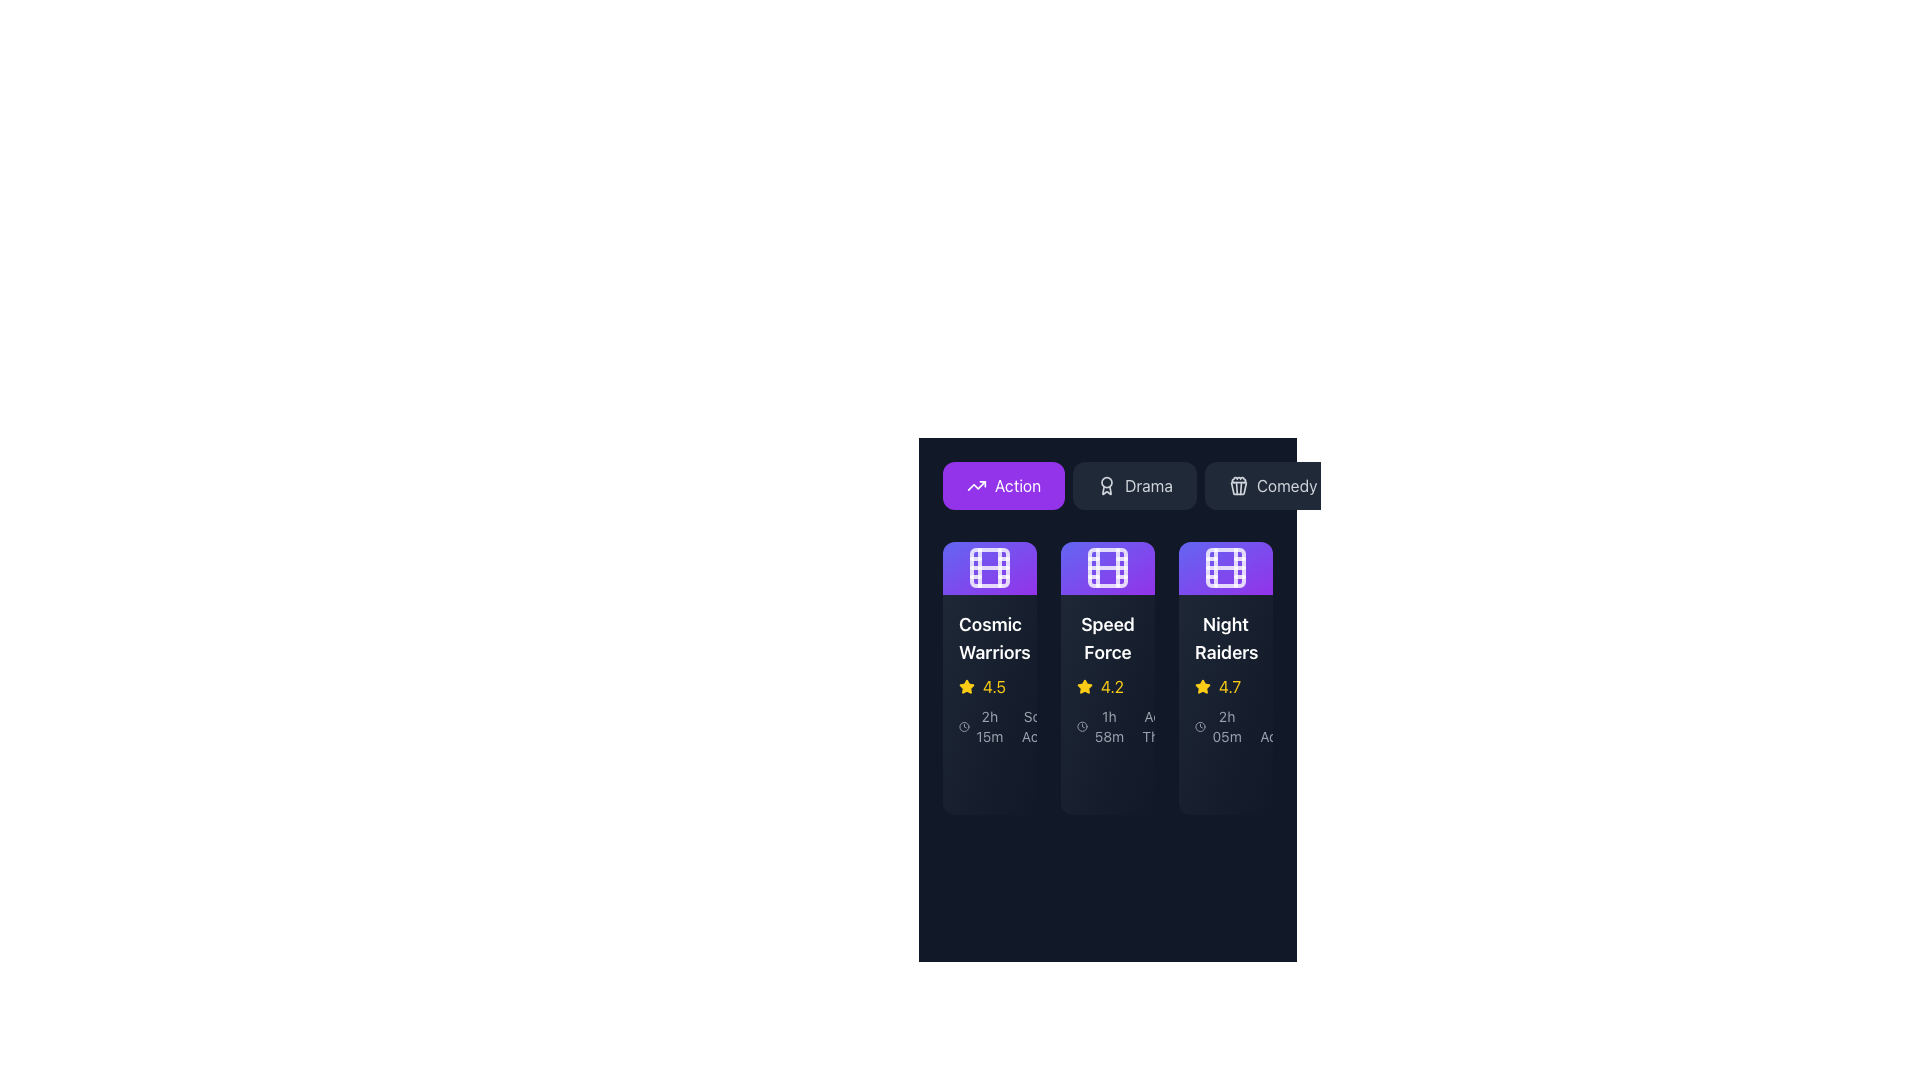 Image resolution: width=1920 pixels, height=1080 pixels. What do you see at coordinates (1218, 726) in the screenshot?
I see `the duration information displayed for the movie 'Night Raiders', located below the rating stars and aligned with the clock icon` at bounding box center [1218, 726].